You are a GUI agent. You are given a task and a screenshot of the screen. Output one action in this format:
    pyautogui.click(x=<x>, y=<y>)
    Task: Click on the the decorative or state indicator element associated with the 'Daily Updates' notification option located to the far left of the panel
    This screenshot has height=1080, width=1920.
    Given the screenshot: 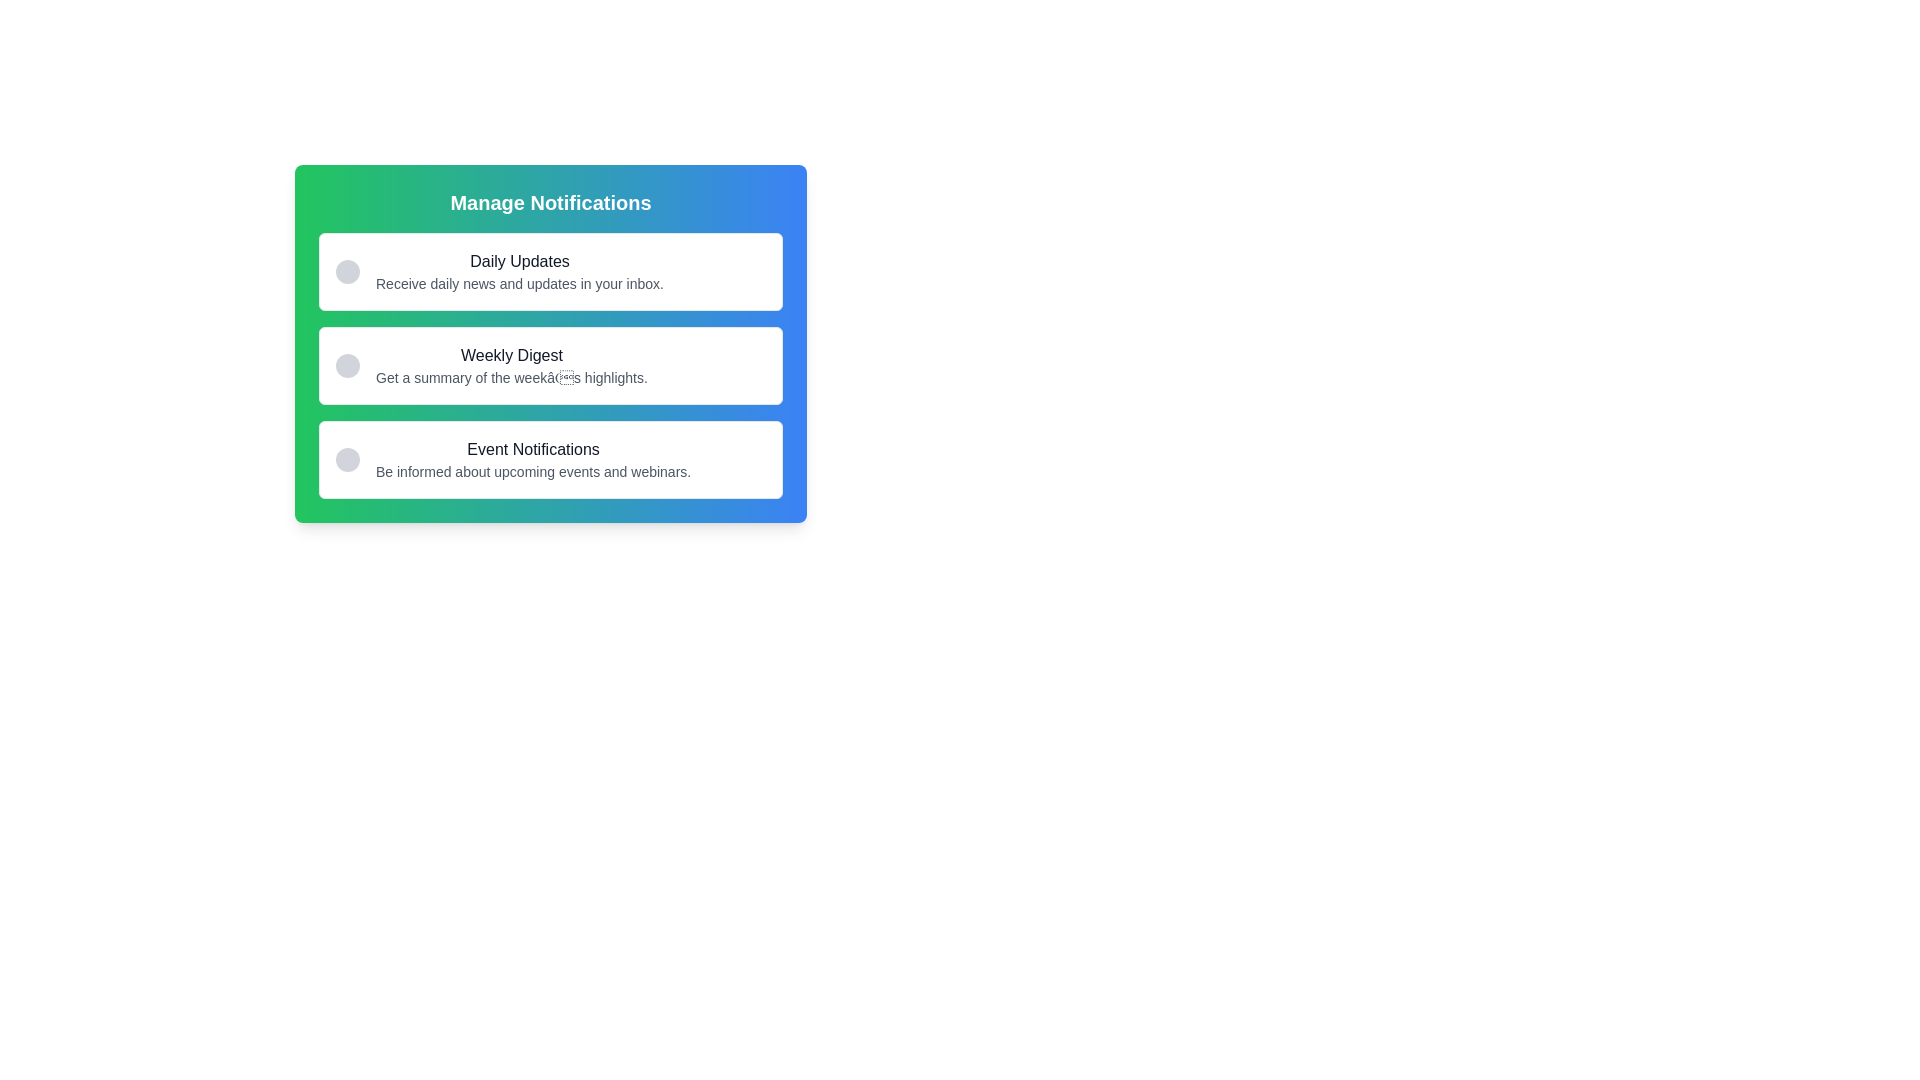 What is the action you would take?
    pyautogui.click(x=347, y=272)
    